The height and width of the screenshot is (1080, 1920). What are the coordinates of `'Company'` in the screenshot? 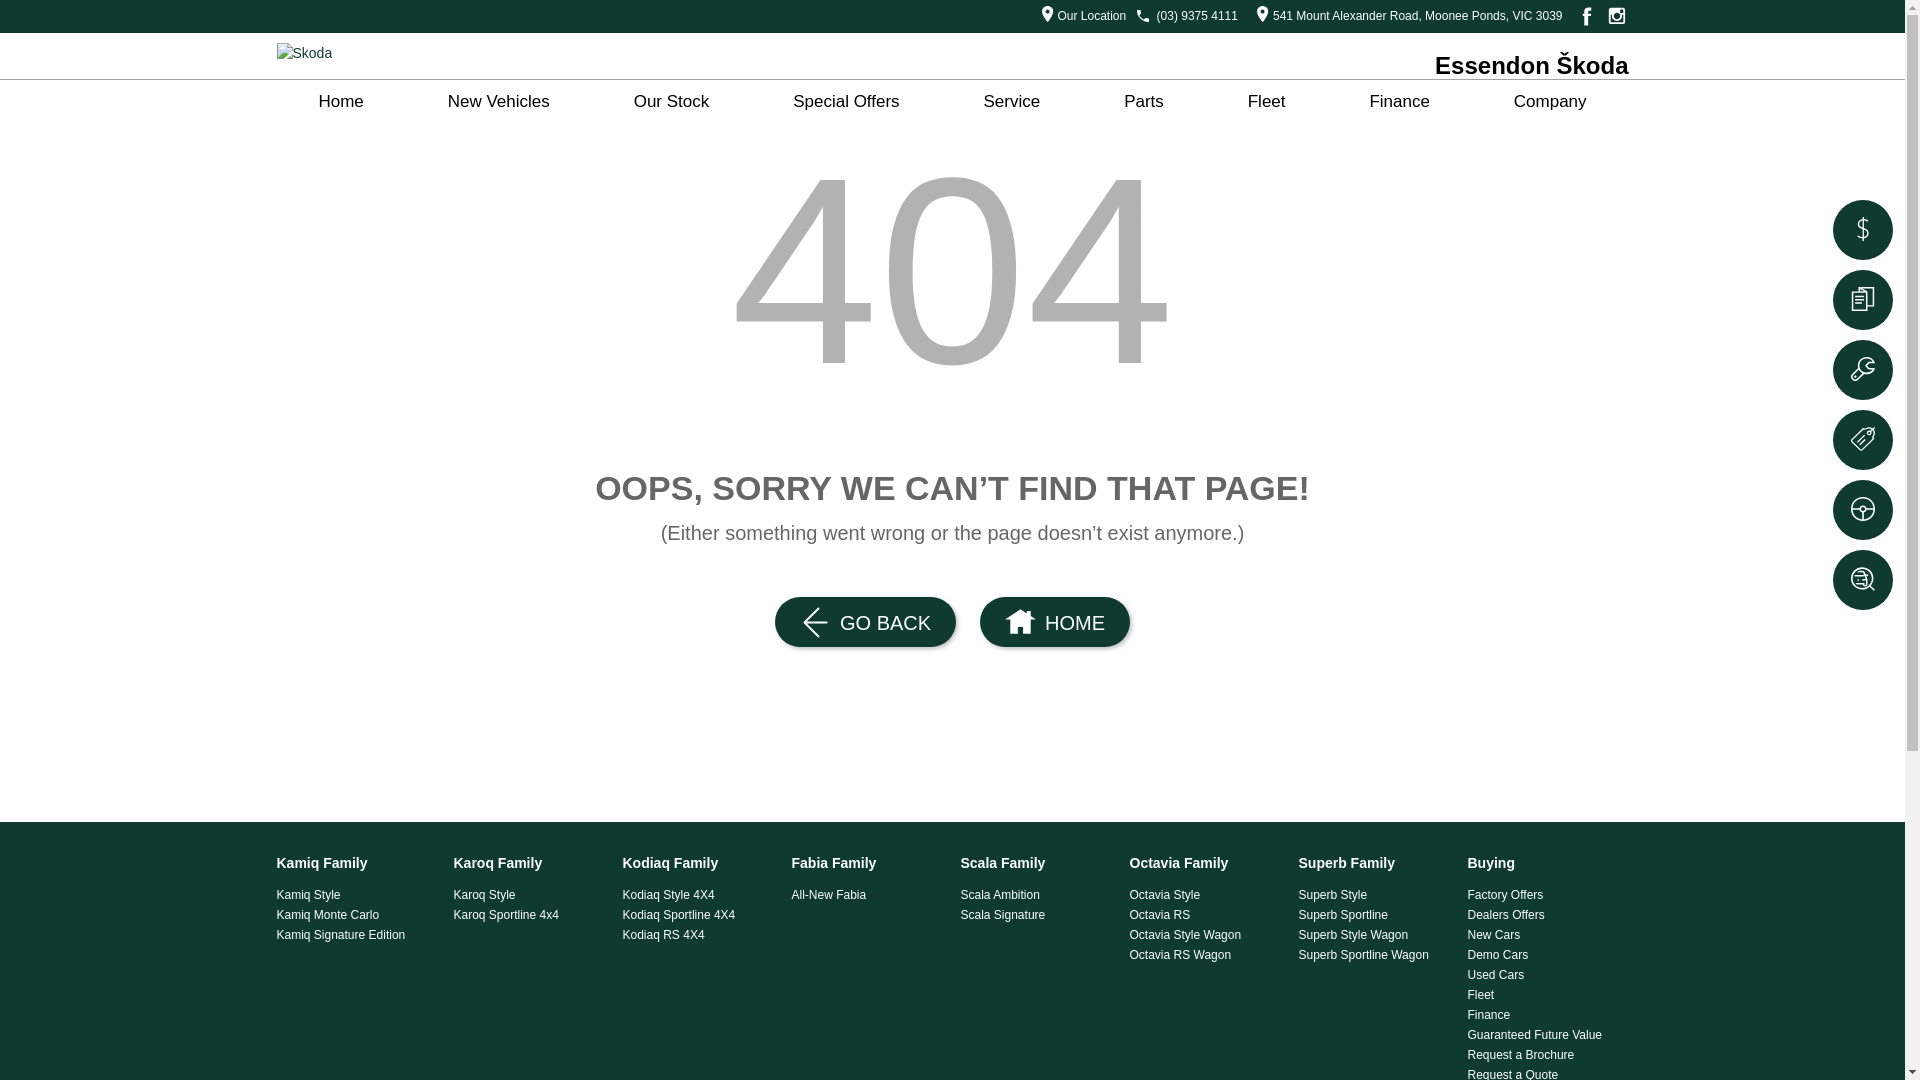 It's located at (1549, 101).